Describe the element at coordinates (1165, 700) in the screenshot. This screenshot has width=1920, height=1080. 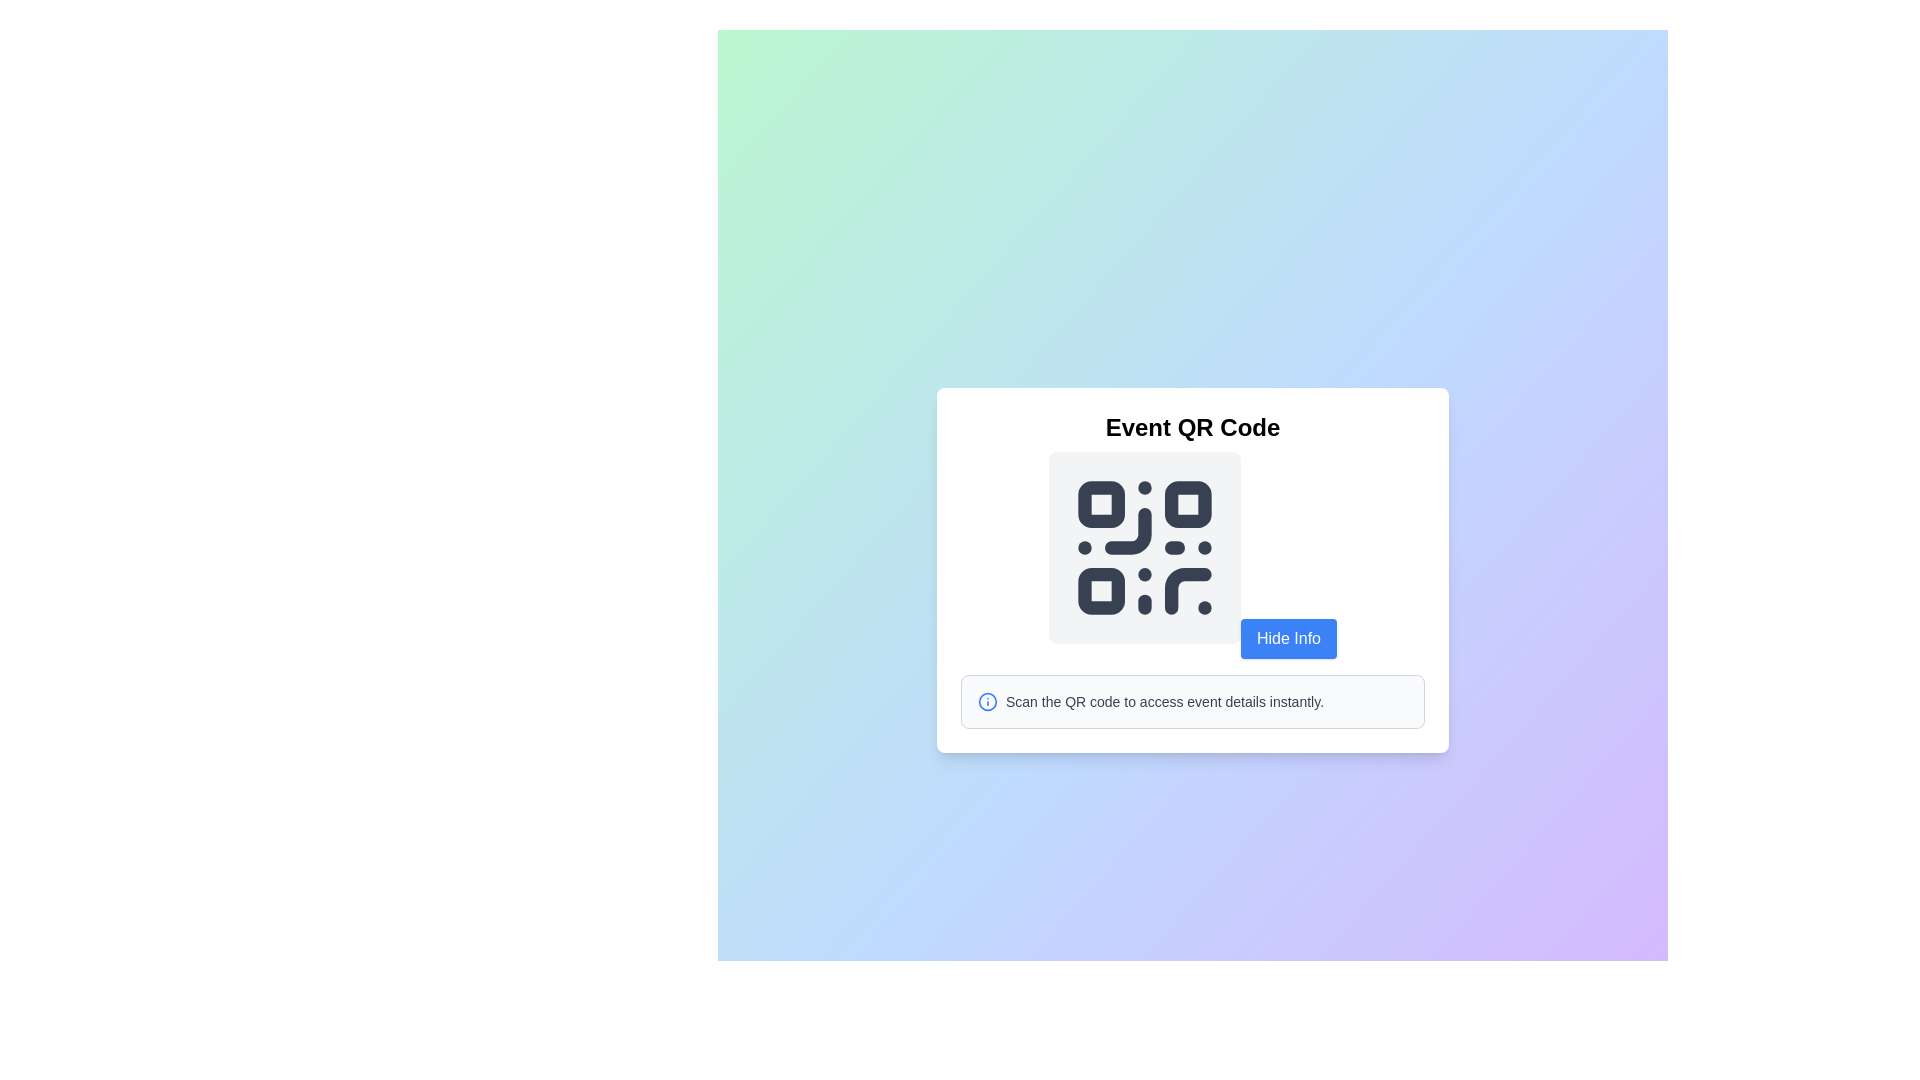
I see `the informational text label that provides instructions for scanning a QR code, located below the QR code image and to the right of a small blue circular icon` at that location.